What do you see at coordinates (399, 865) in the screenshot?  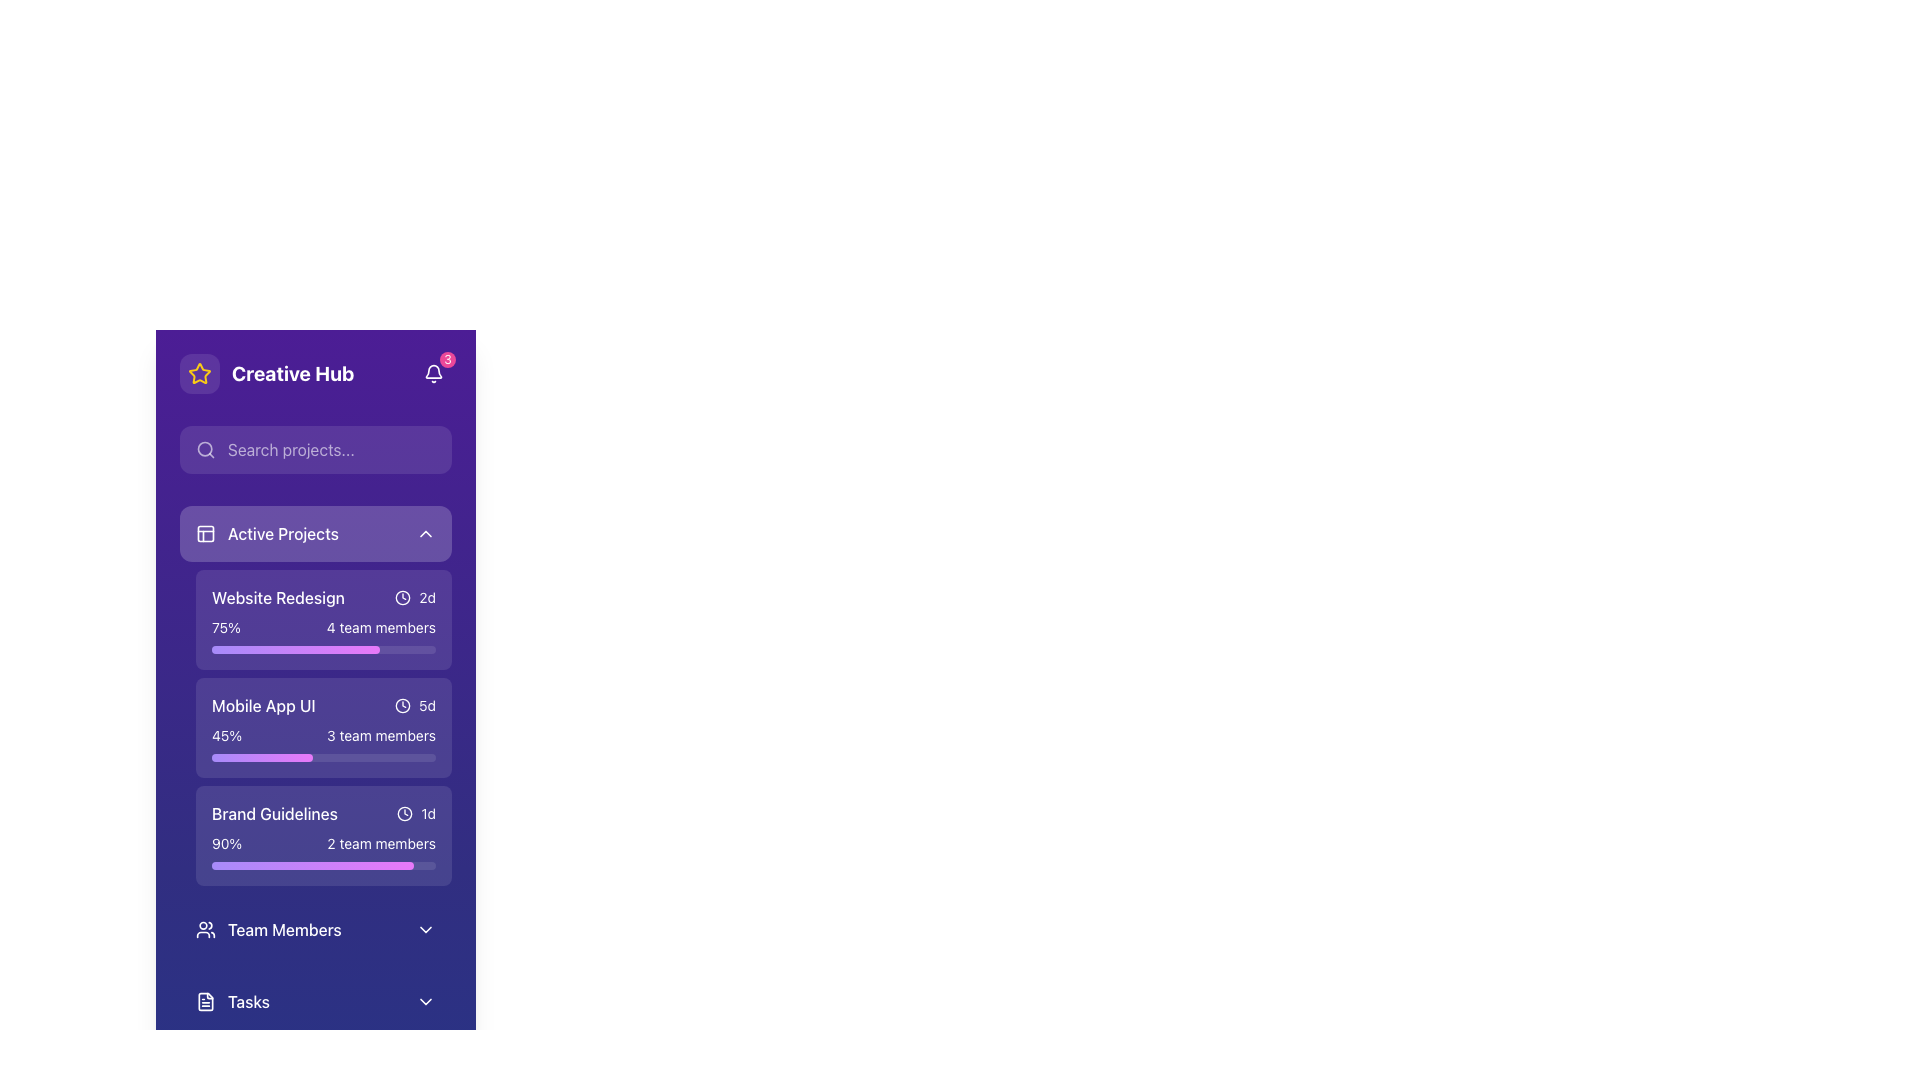 I see `the progress bar` at bounding box center [399, 865].